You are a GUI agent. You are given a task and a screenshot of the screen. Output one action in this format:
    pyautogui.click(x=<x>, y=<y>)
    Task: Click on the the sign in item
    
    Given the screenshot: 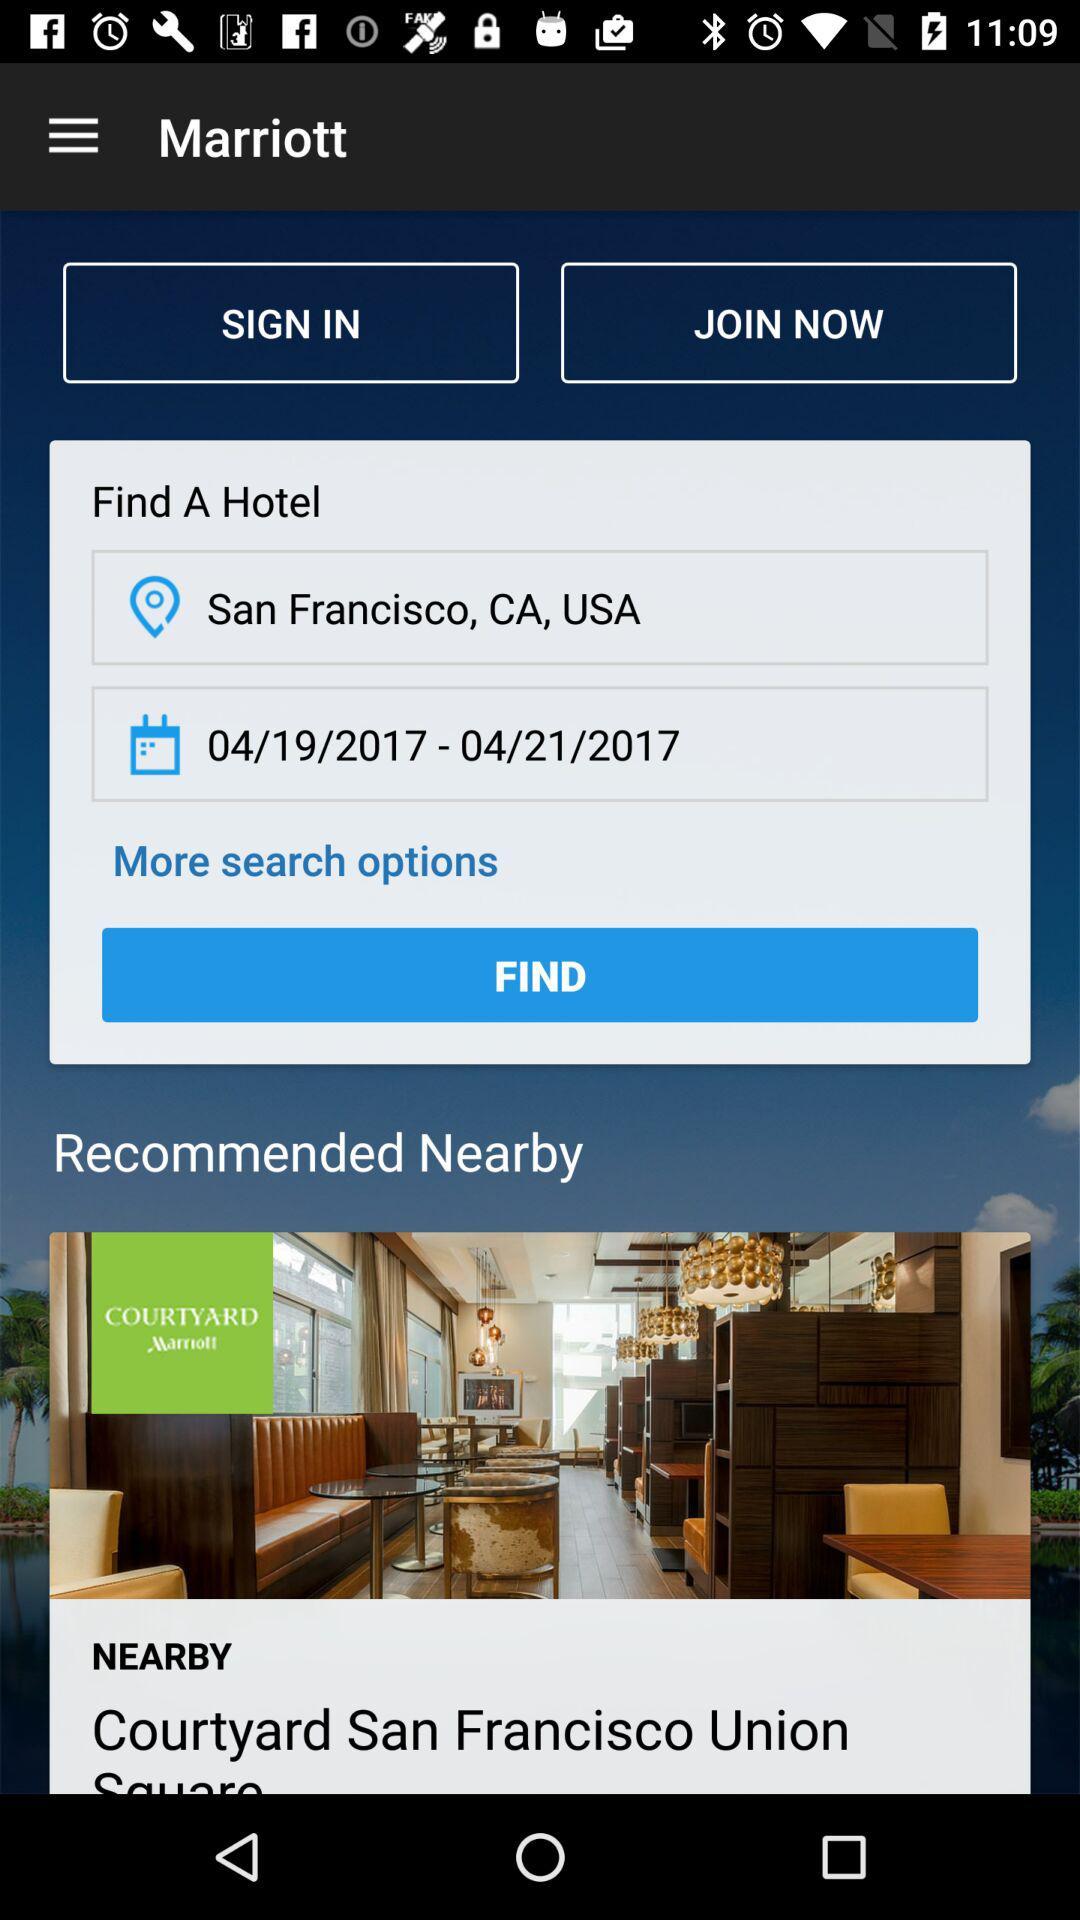 What is the action you would take?
    pyautogui.click(x=290, y=322)
    